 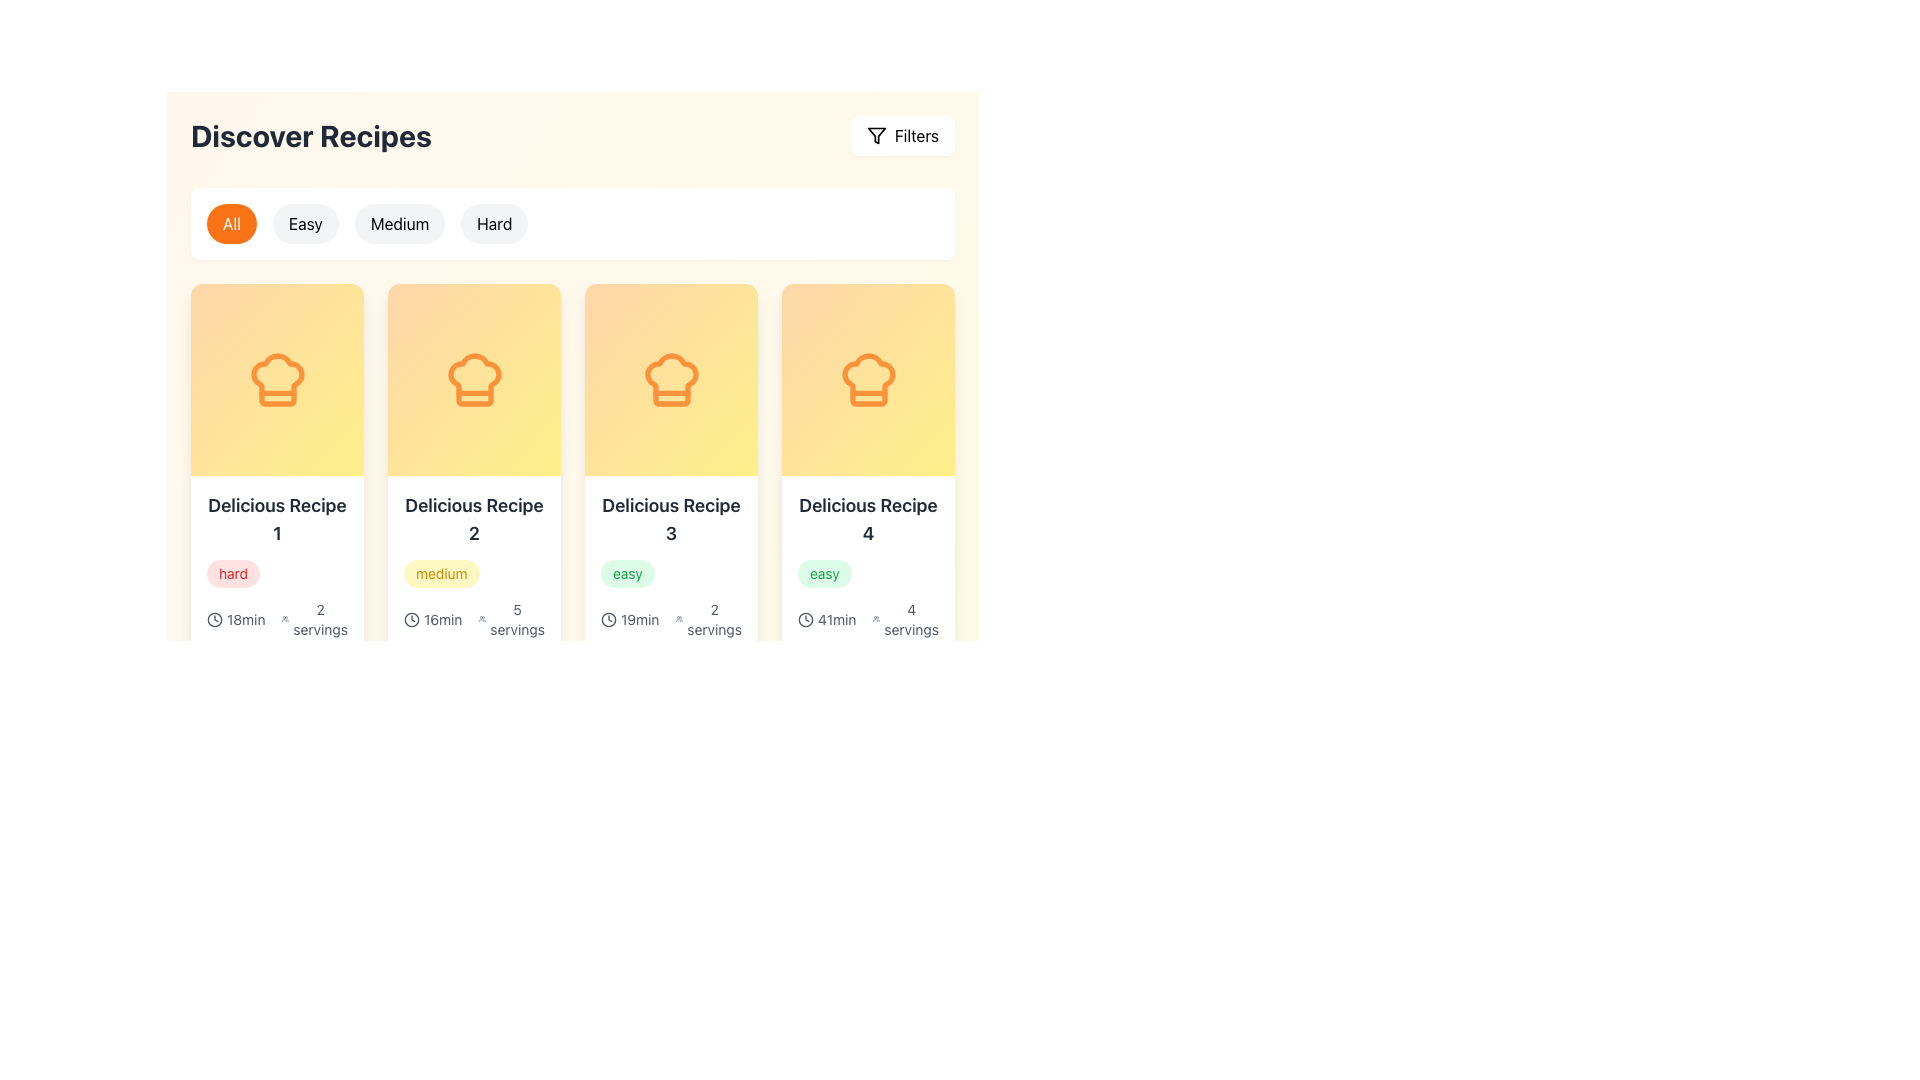 I want to click on informational text about the number of servings (4 servings) located in the second cell of the two-column grid layout at the bottom of the recipe card for 'Delicious Recipe 4', so click(x=904, y=619).